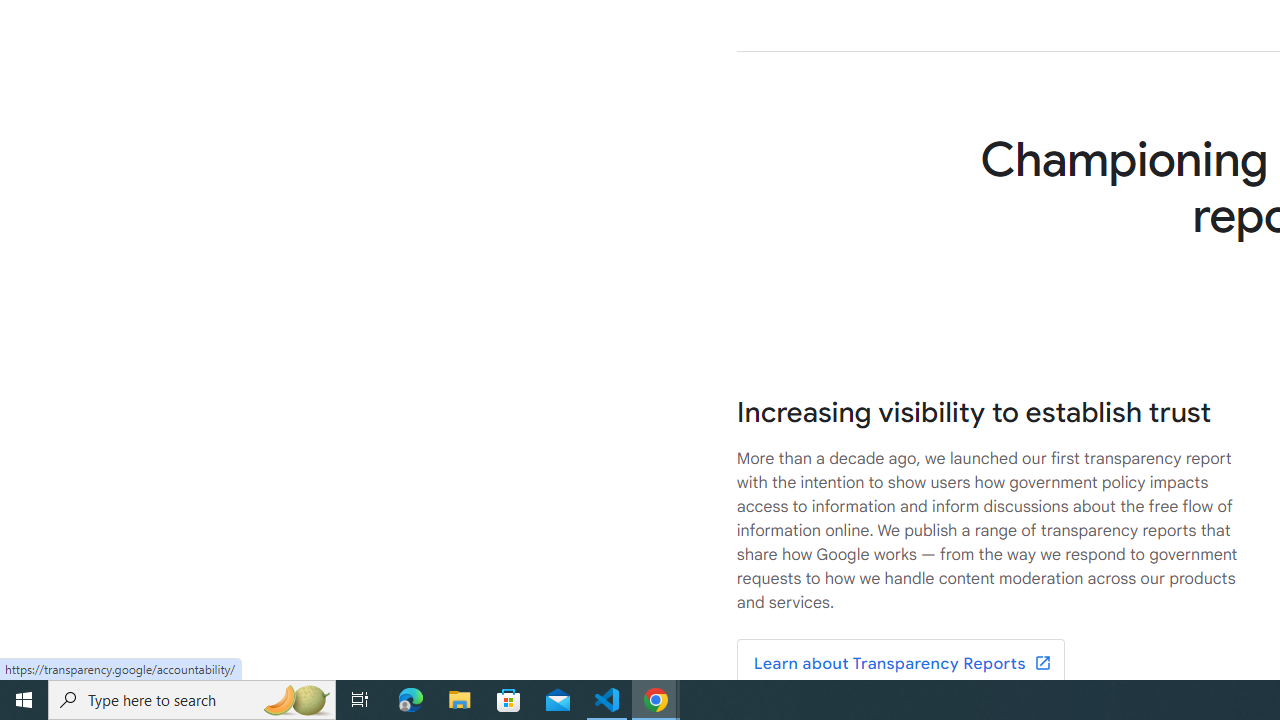 The height and width of the screenshot is (720, 1280). What do you see at coordinates (899, 664) in the screenshot?
I see `'Go to Transparency Report About web page'` at bounding box center [899, 664].